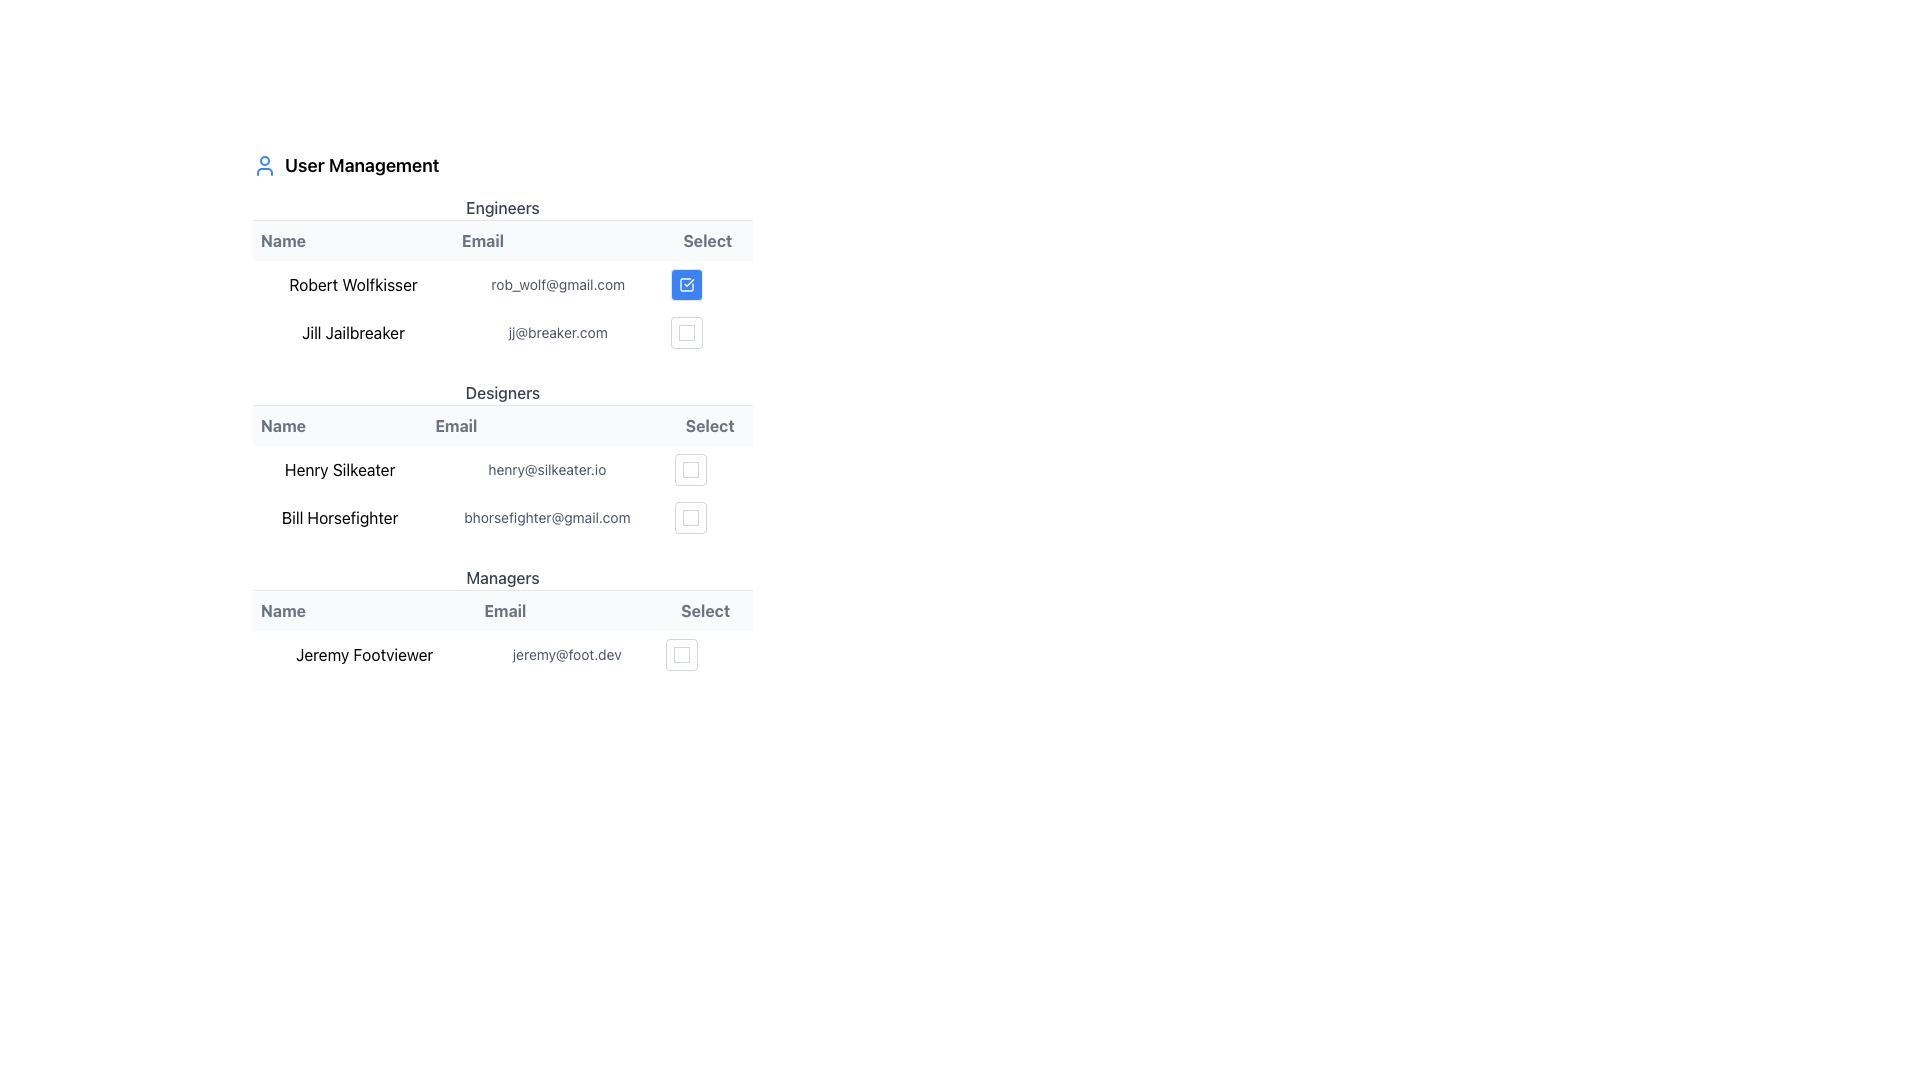 This screenshot has height=1080, width=1920. Describe the element at coordinates (686, 285) in the screenshot. I see `the blue checkbox icon with a white checkmark under the 'Engineers' header, aligned with the 'Robert Wolfkisser' row` at that location.